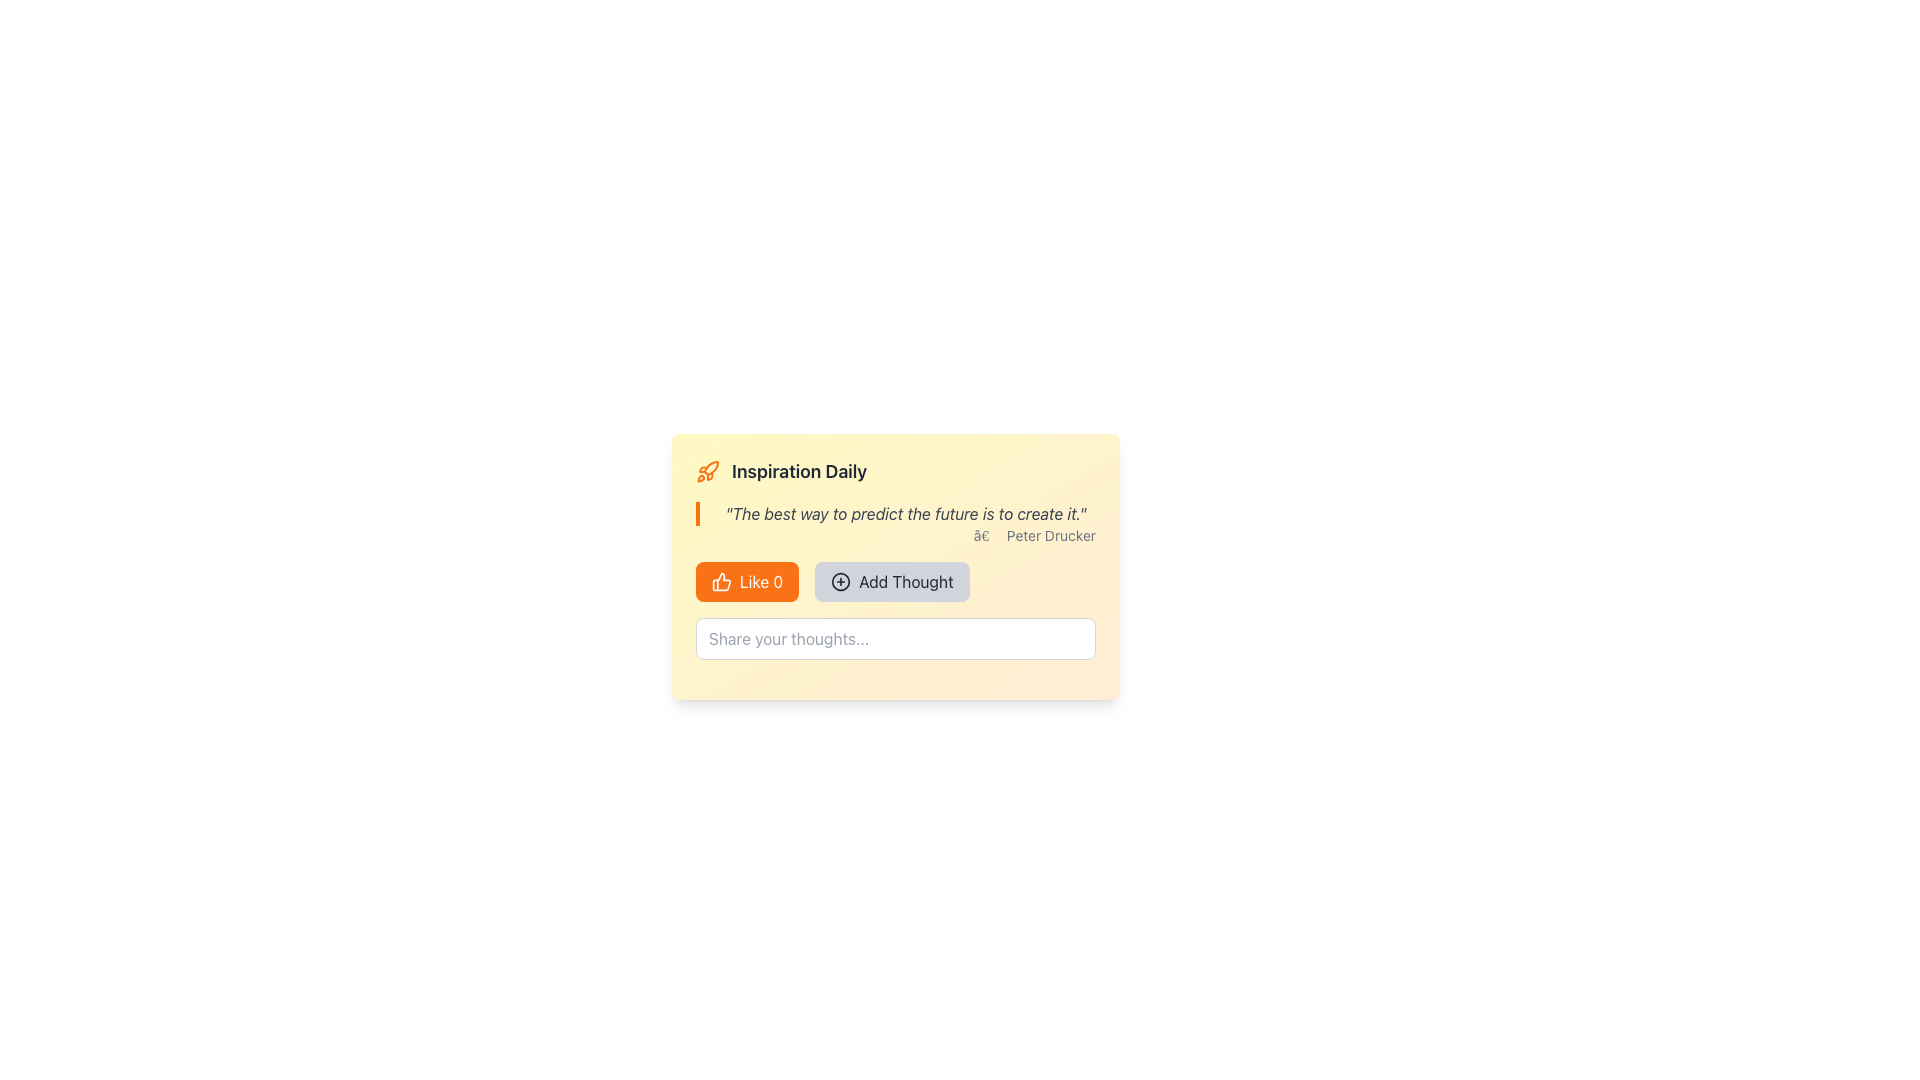 The image size is (1920, 1080). What do you see at coordinates (891, 582) in the screenshot?
I see `the 'Add Thought' button, which is a rectangular button with rounded corners, a light gray background, and a black circular plus icon on the left side of the text in bold, dark gray font` at bounding box center [891, 582].